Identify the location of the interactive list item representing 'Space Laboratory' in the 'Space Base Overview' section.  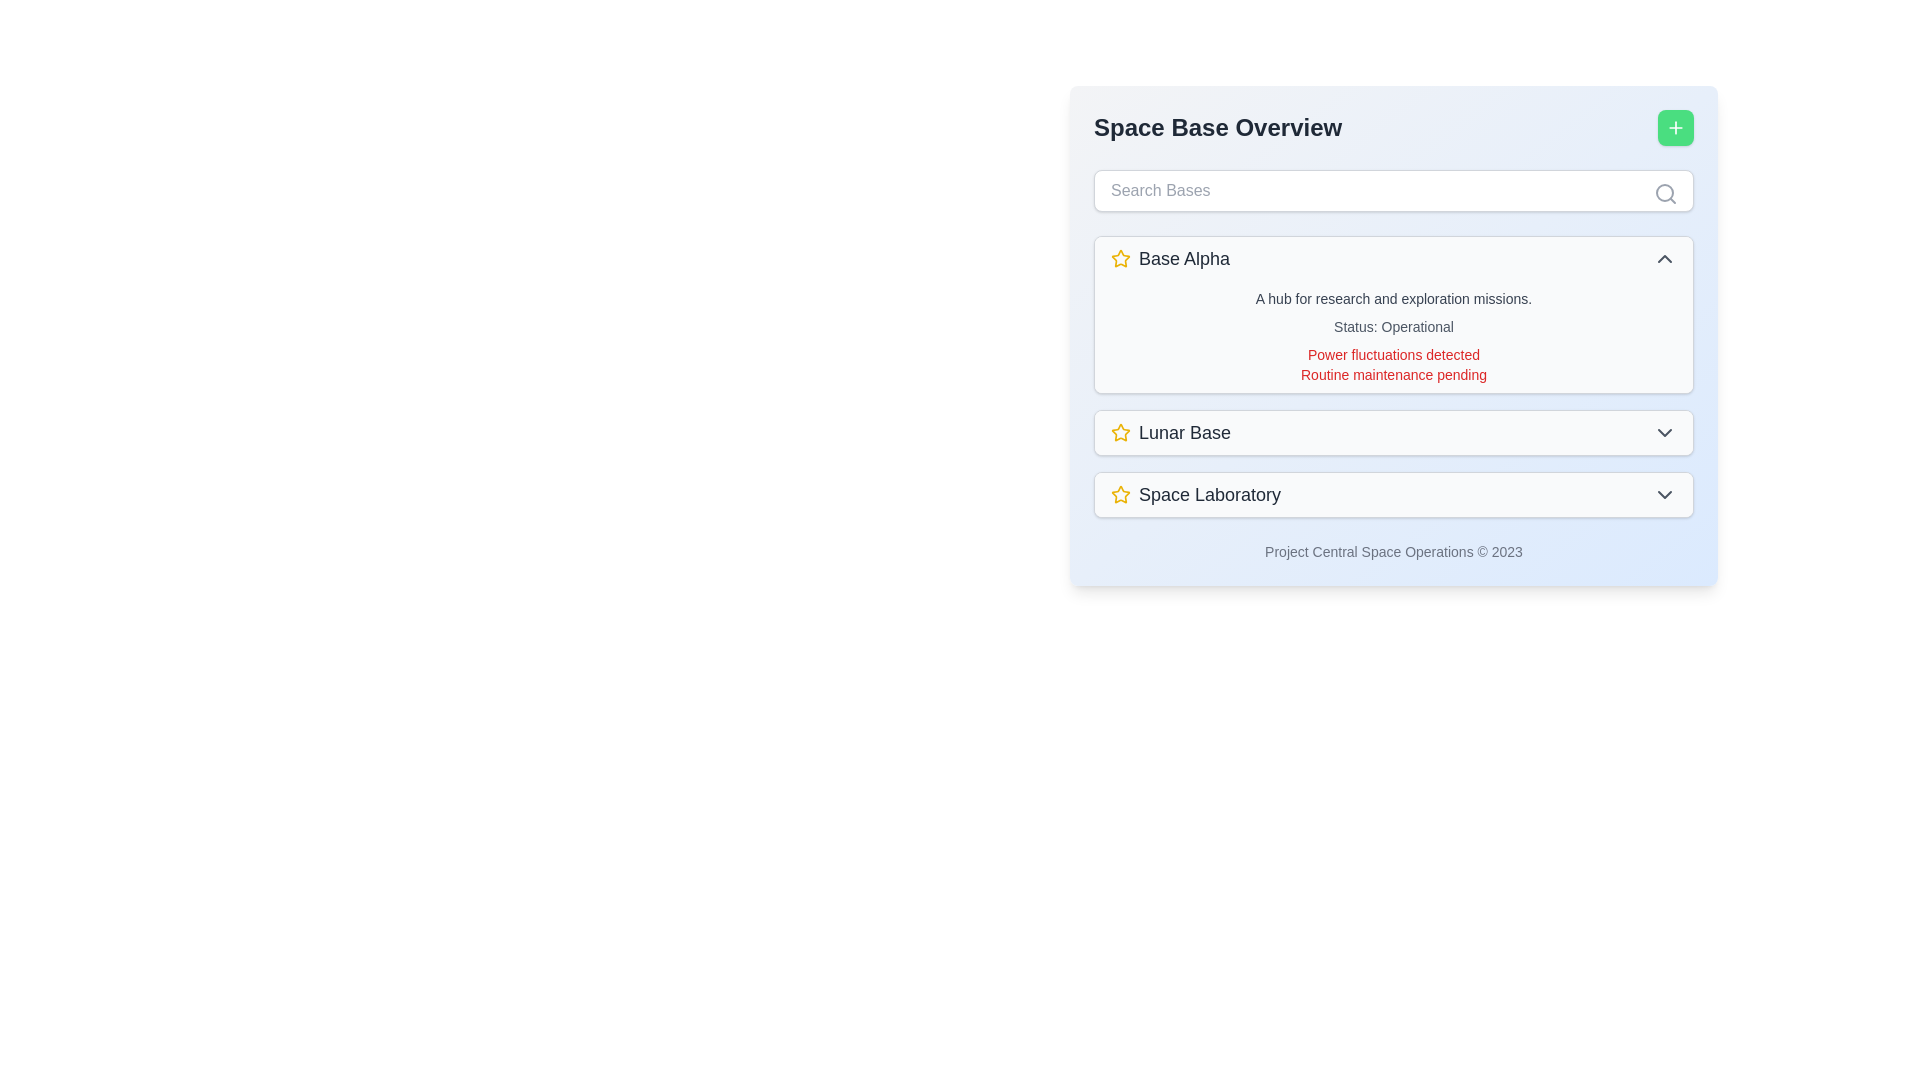
(1392, 494).